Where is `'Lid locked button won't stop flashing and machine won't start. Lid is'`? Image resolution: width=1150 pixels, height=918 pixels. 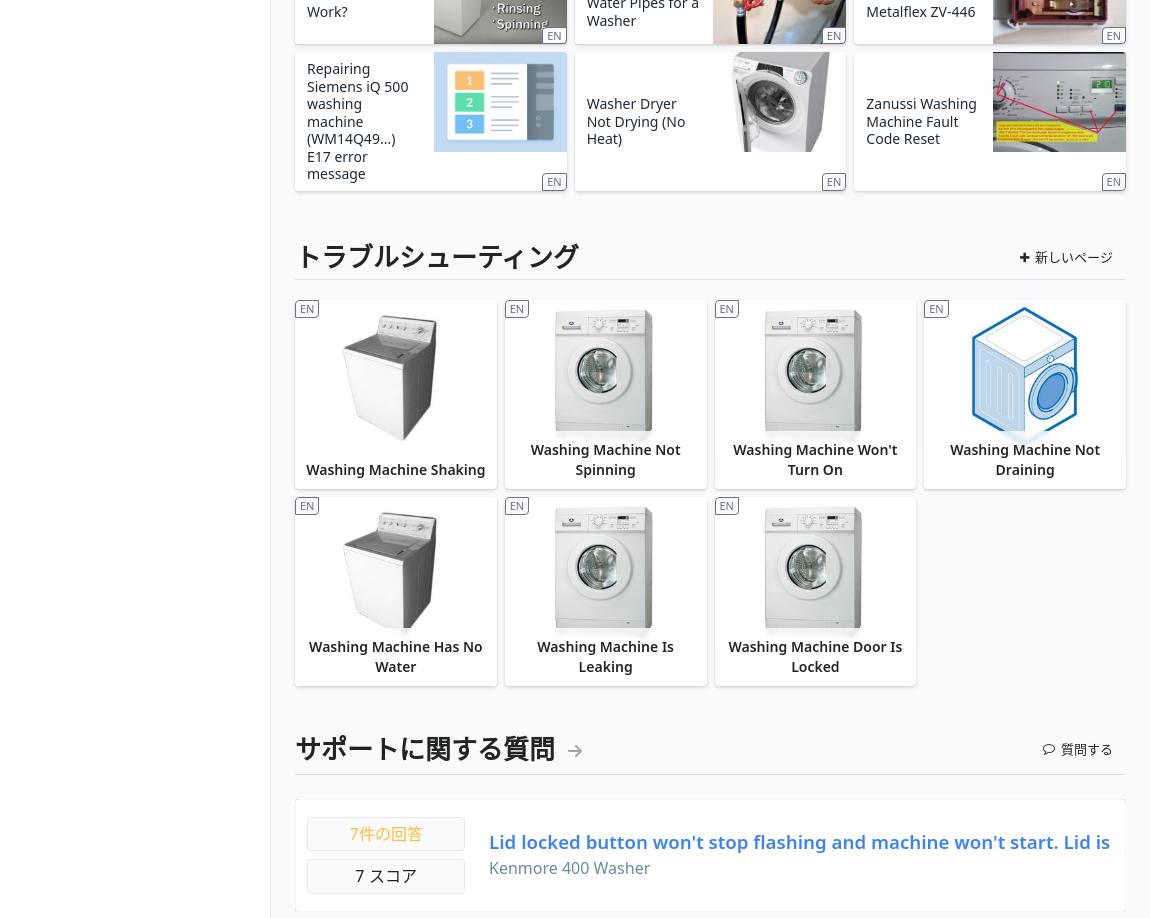
'Lid locked button won't stop flashing and machine won't start. Lid is' is located at coordinates (488, 840).